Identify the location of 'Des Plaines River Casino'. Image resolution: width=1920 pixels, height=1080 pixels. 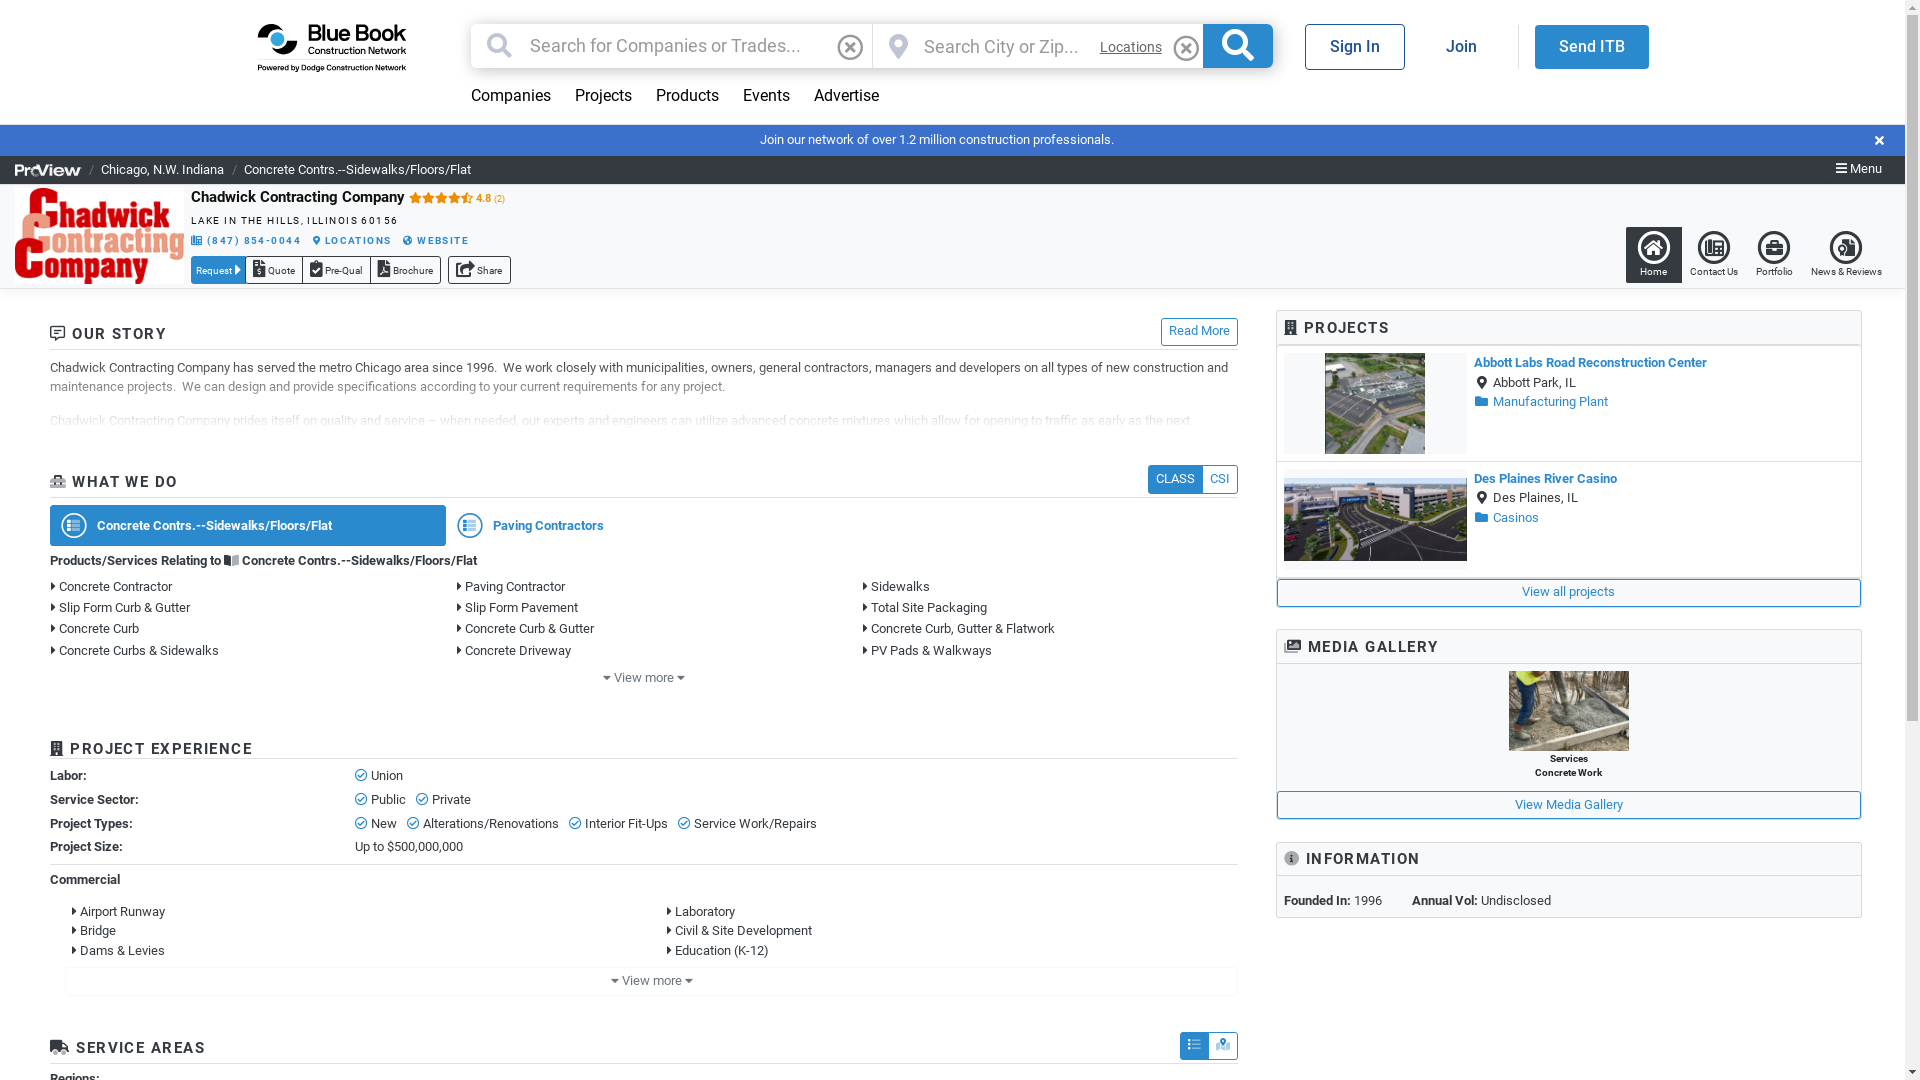
(1544, 478).